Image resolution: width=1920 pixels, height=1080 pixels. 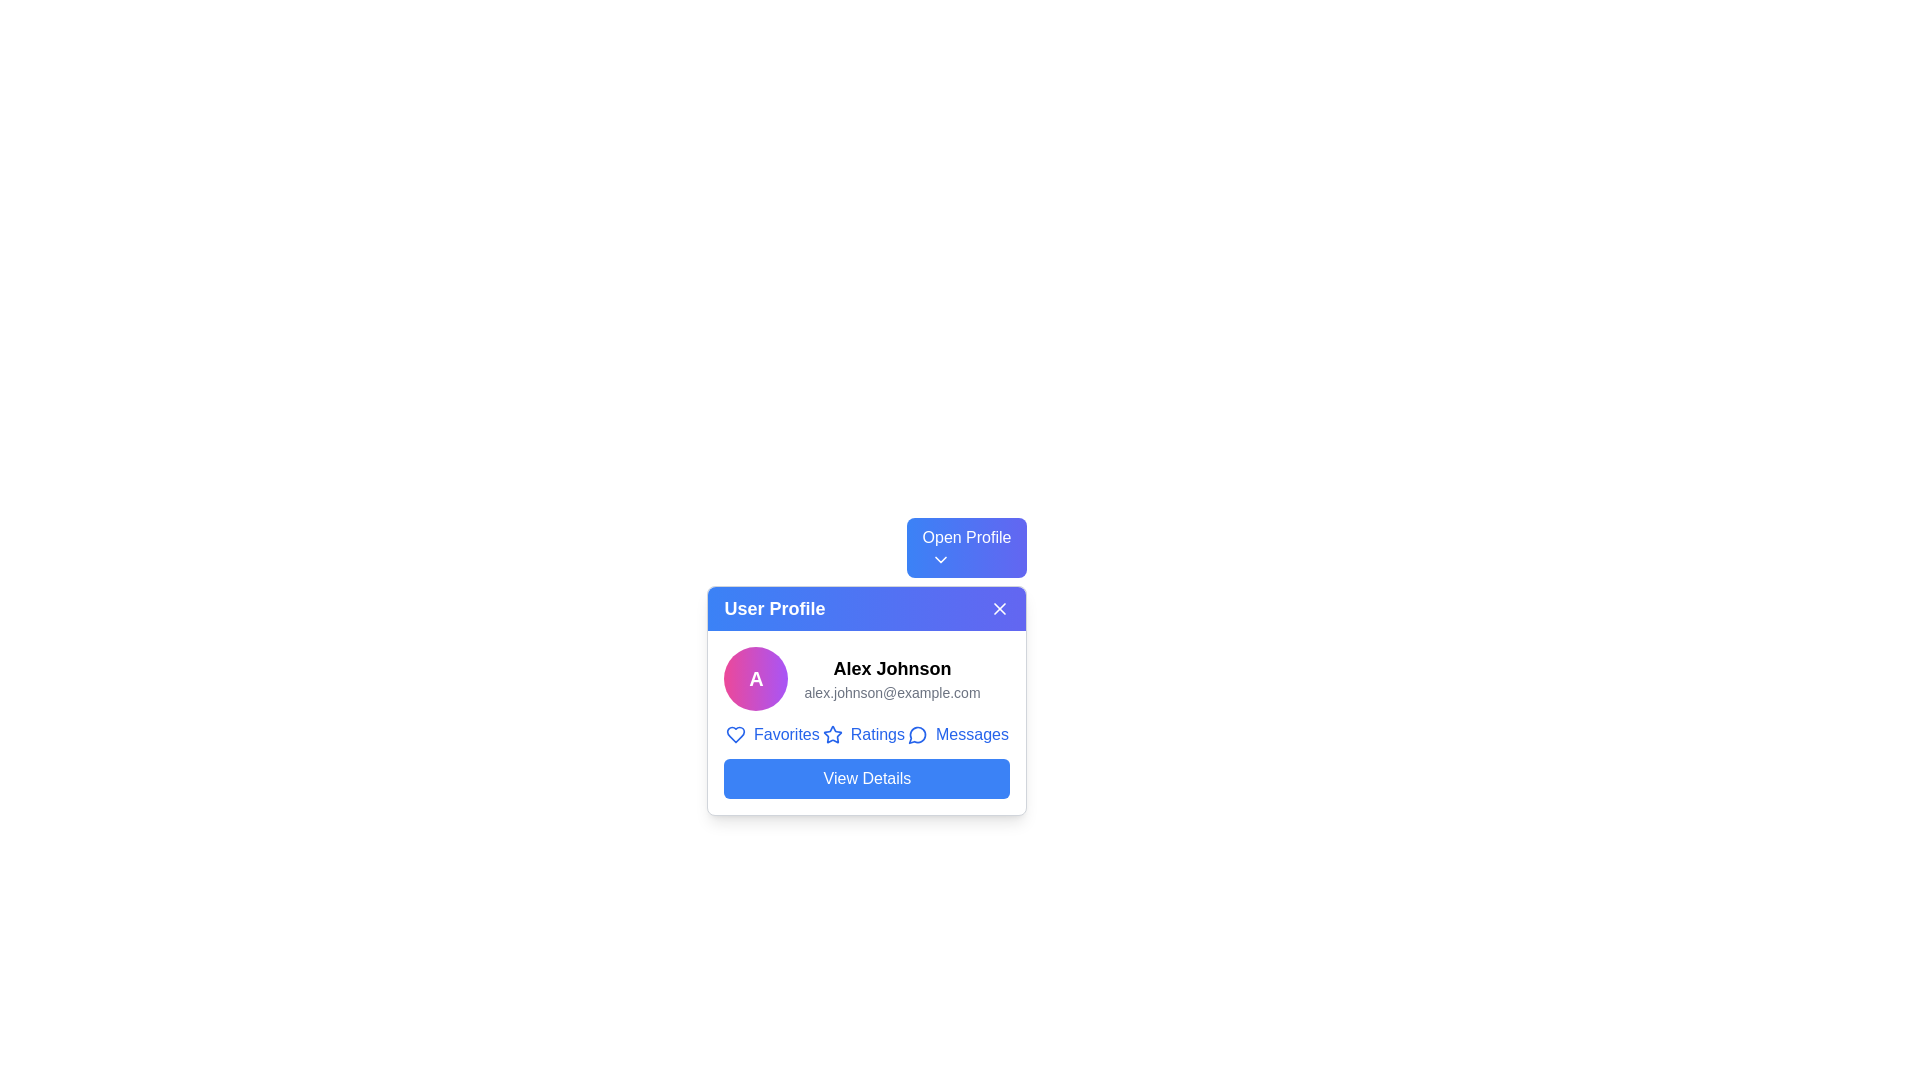 What do you see at coordinates (755, 677) in the screenshot?
I see `the bold, uppercase letter 'A' displayed in white font, which is centered within a vibrant circular gradient background transitioning from pink to purple, positioned above the 'User Profile' section and to the left of the header text 'Alex Johnson.'` at bounding box center [755, 677].